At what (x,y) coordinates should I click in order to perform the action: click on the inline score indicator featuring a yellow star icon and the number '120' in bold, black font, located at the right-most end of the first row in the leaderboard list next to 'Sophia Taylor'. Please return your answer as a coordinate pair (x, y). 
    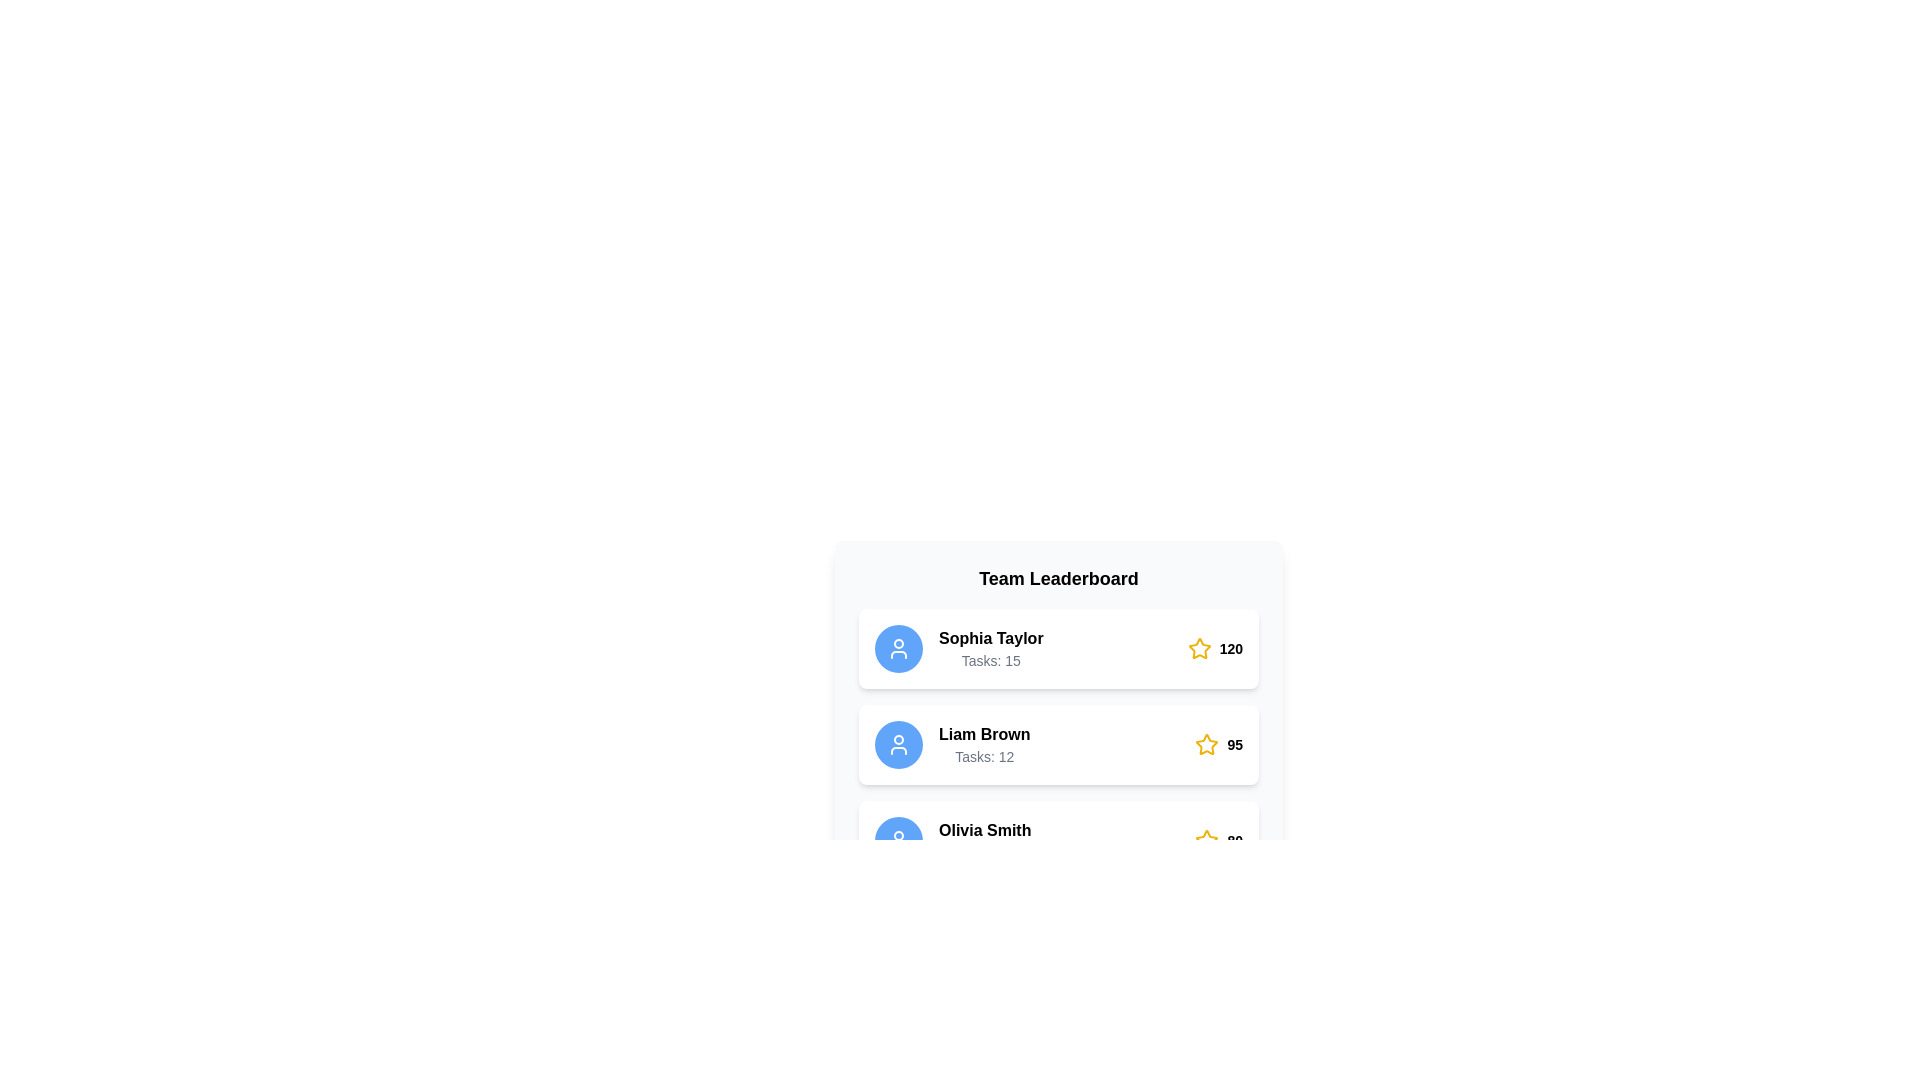
    Looking at the image, I should click on (1214, 648).